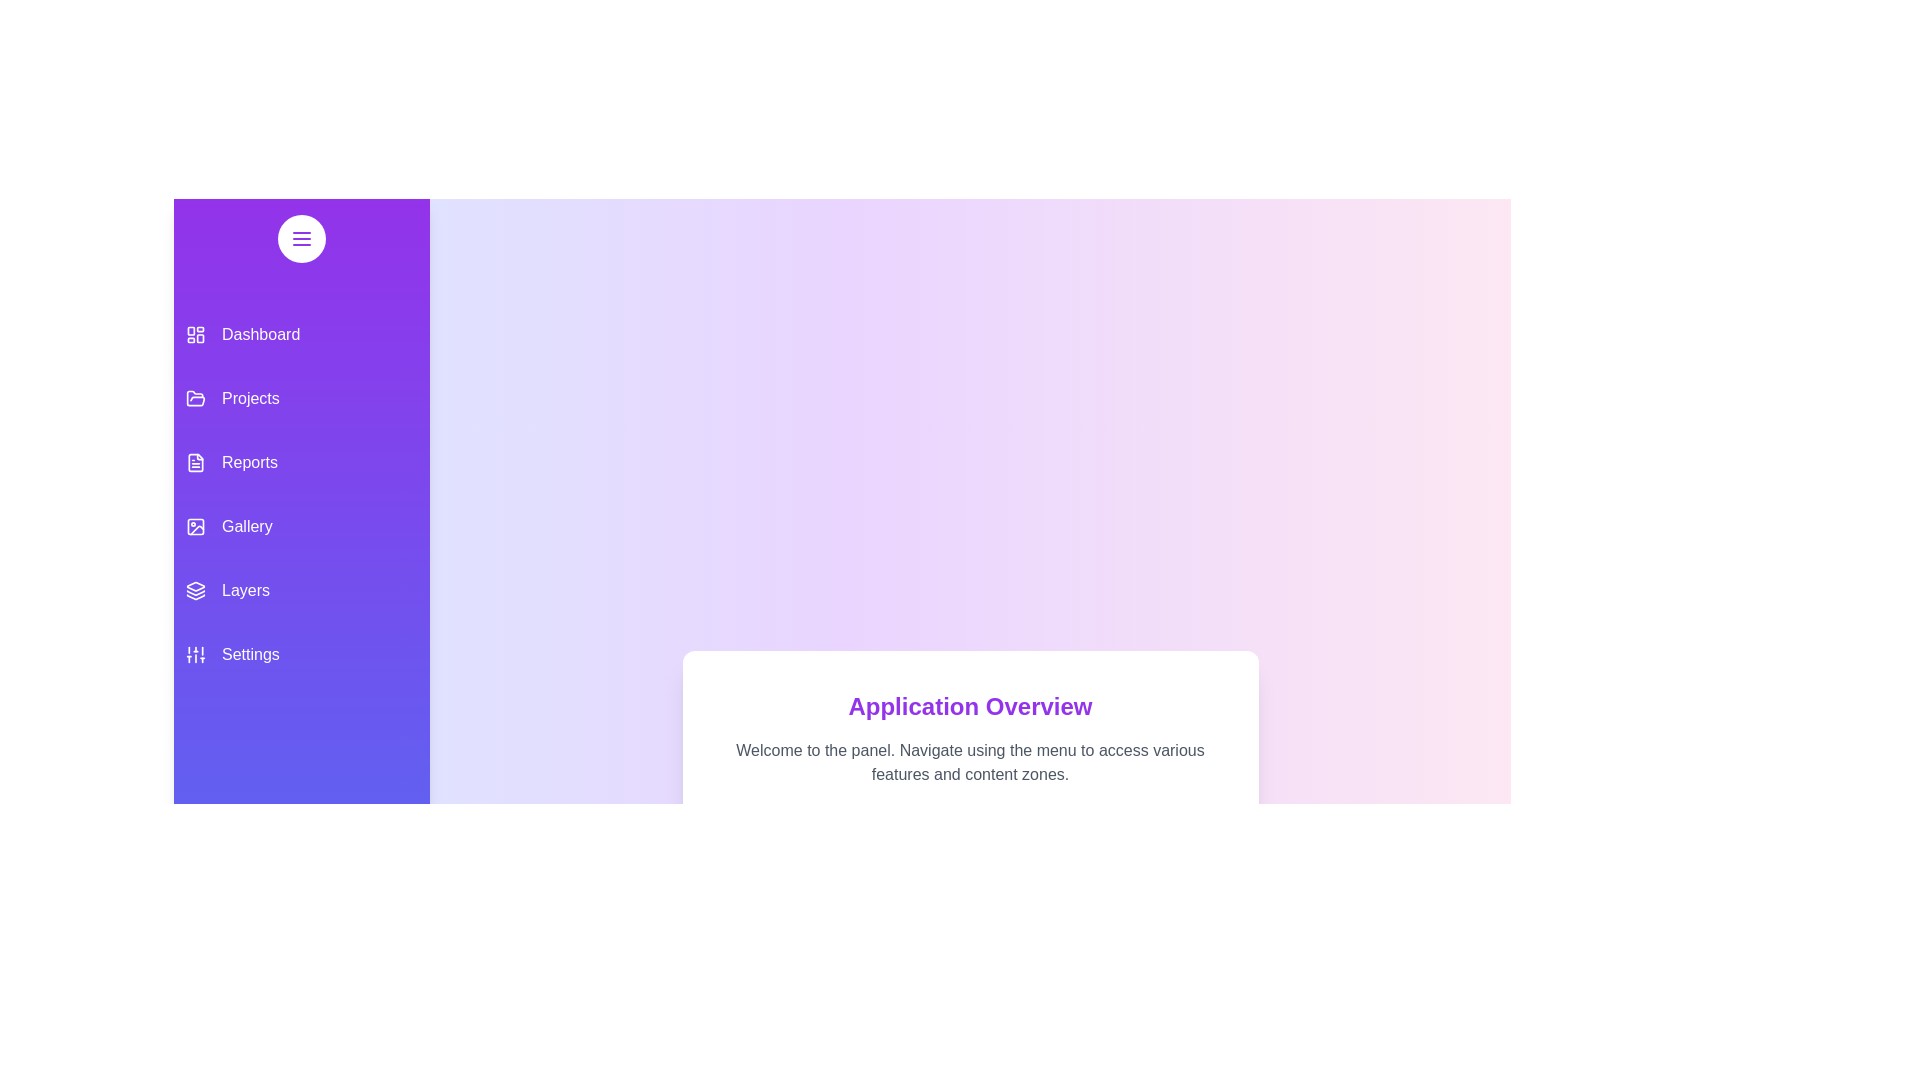  I want to click on the menu item corresponding to Gallery, so click(301, 526).